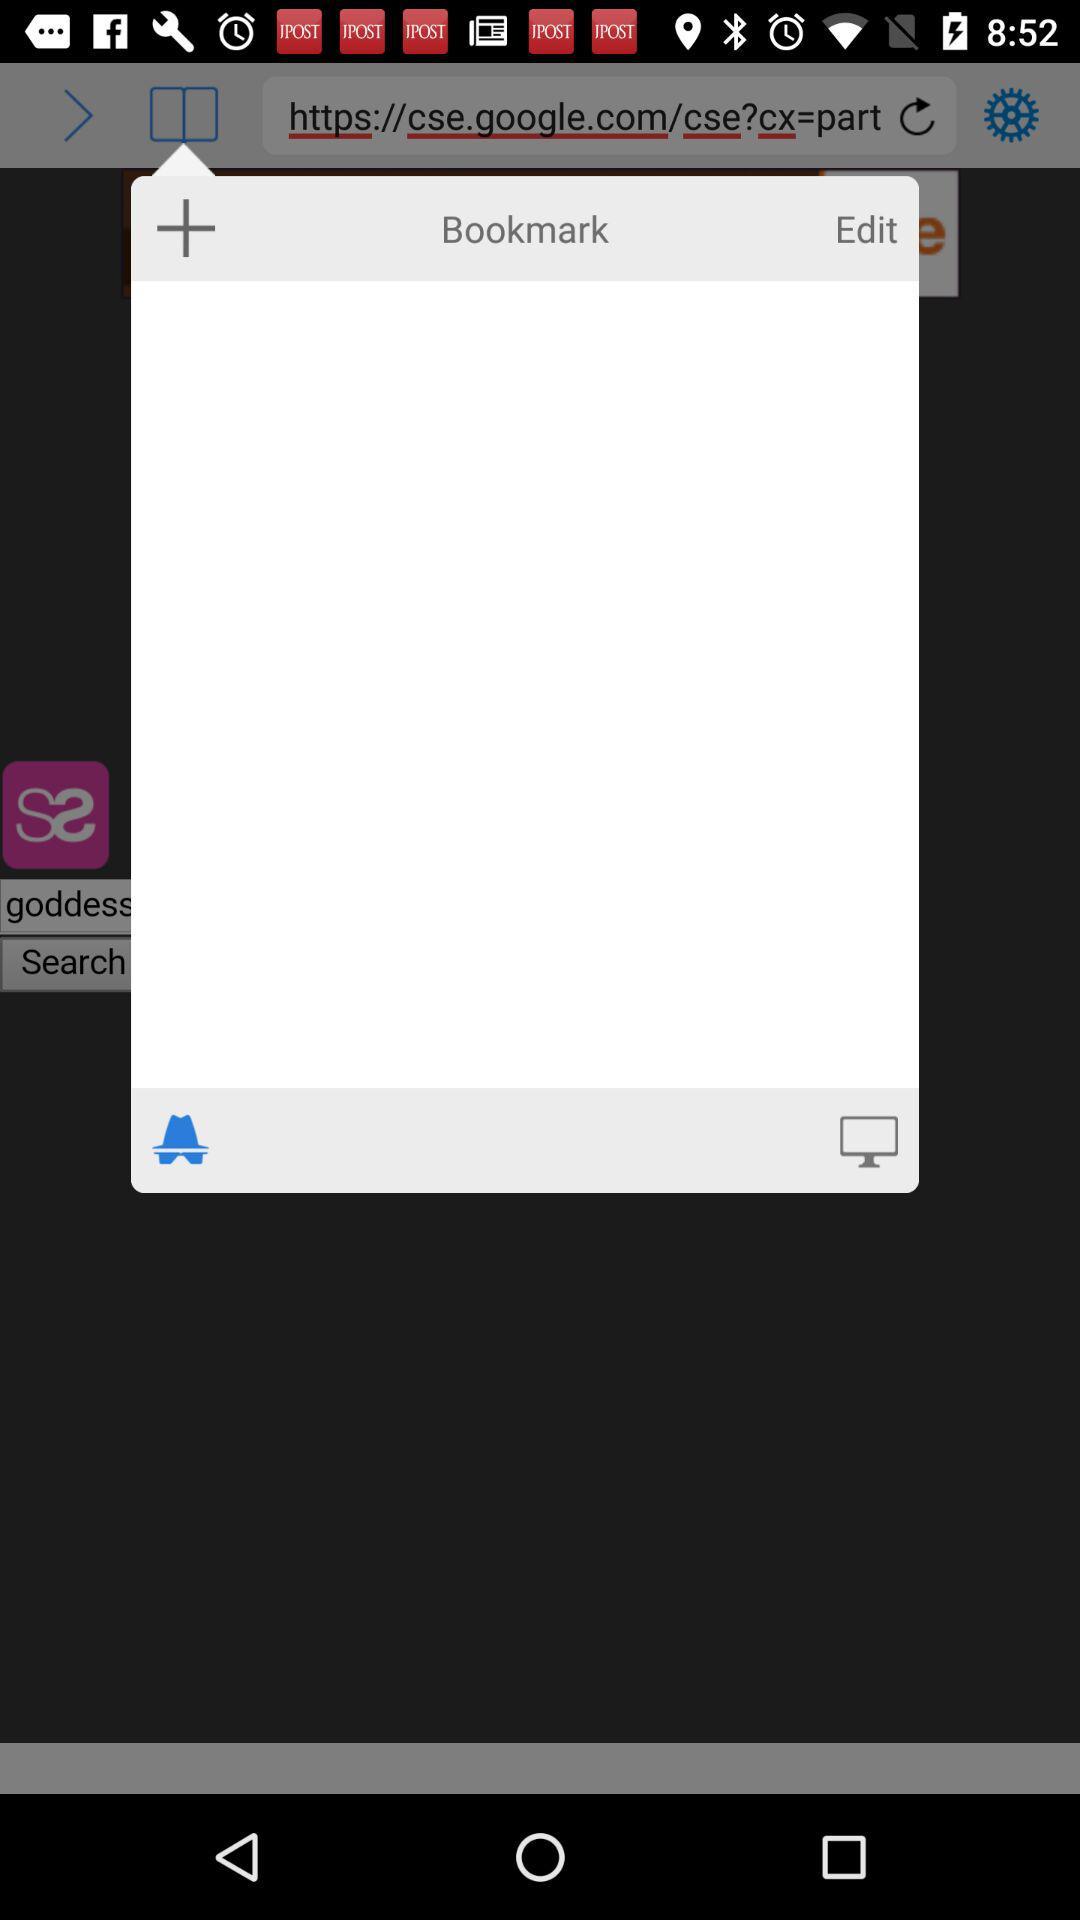 This screenshot has width=1080, height=1920. I want to click on the edit icon, so click(865, 228).